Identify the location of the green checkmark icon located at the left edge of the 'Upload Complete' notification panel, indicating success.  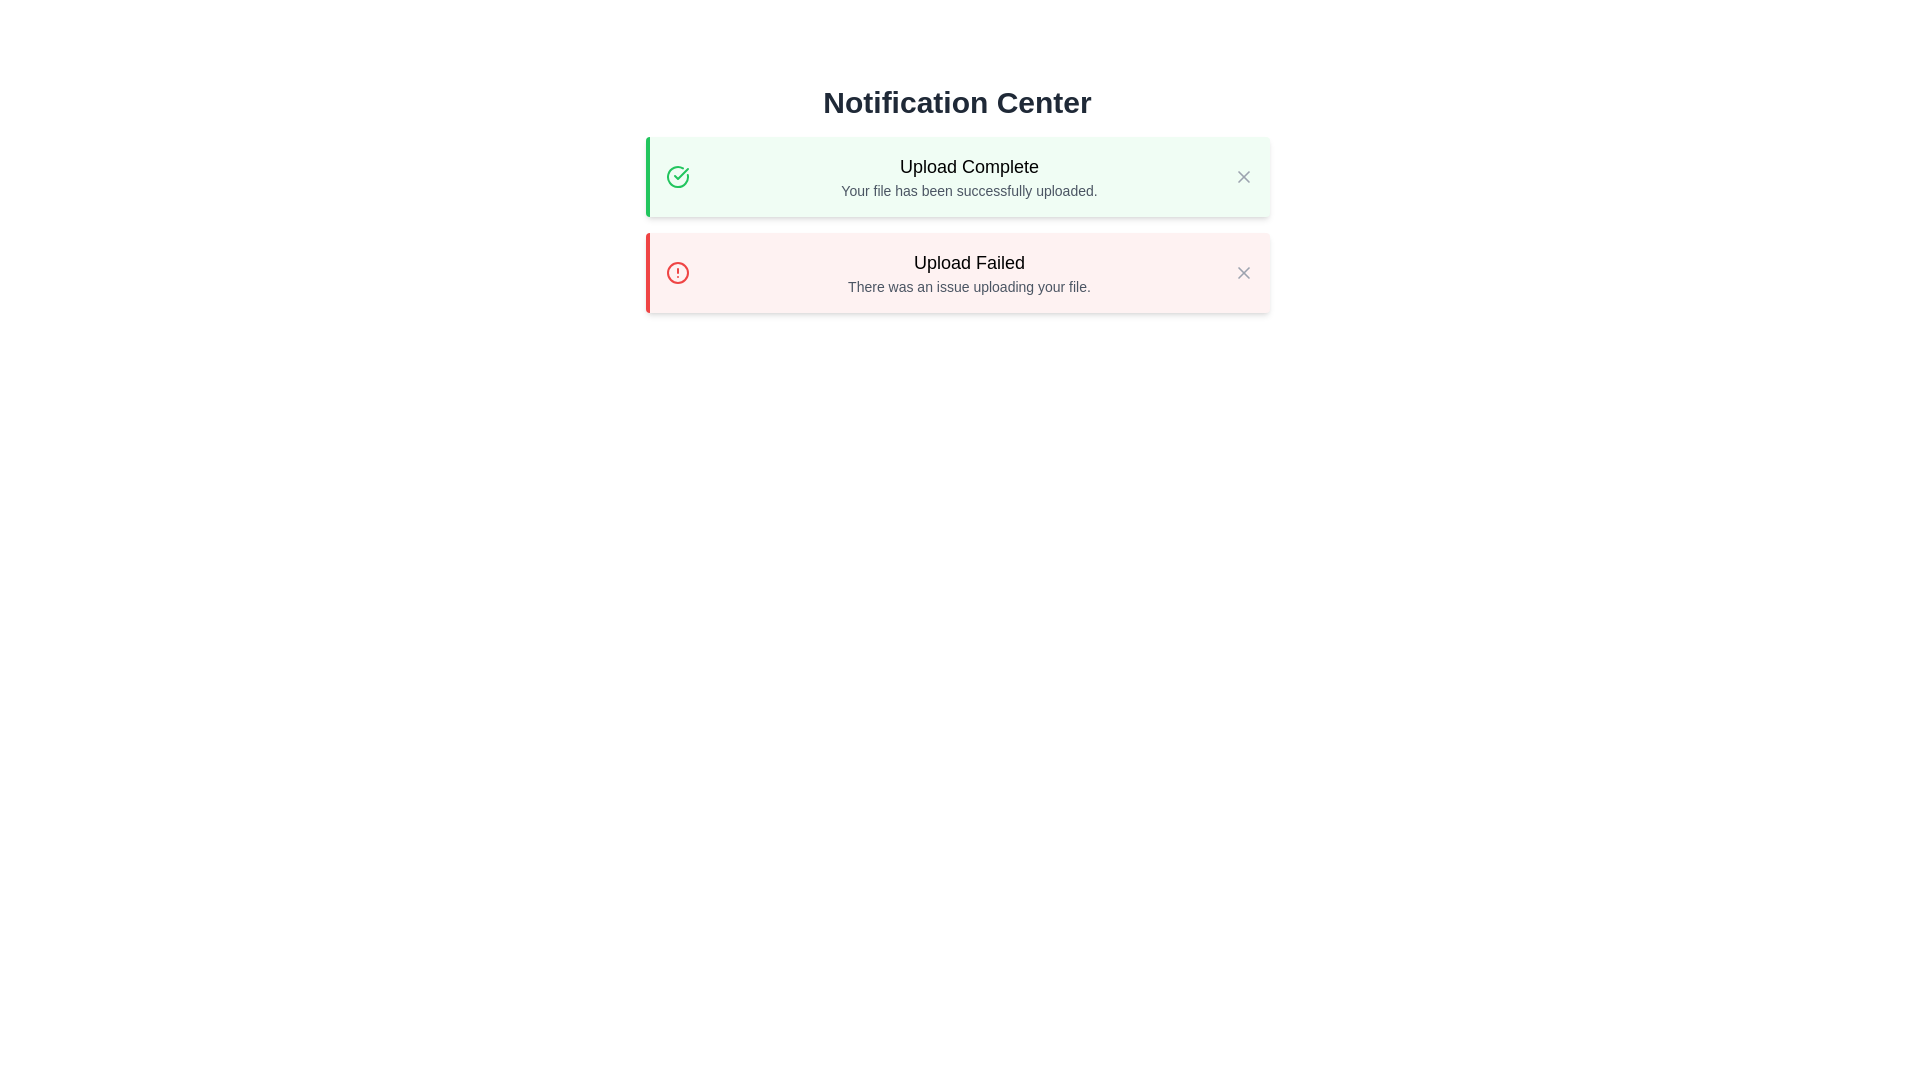
(681, 172).